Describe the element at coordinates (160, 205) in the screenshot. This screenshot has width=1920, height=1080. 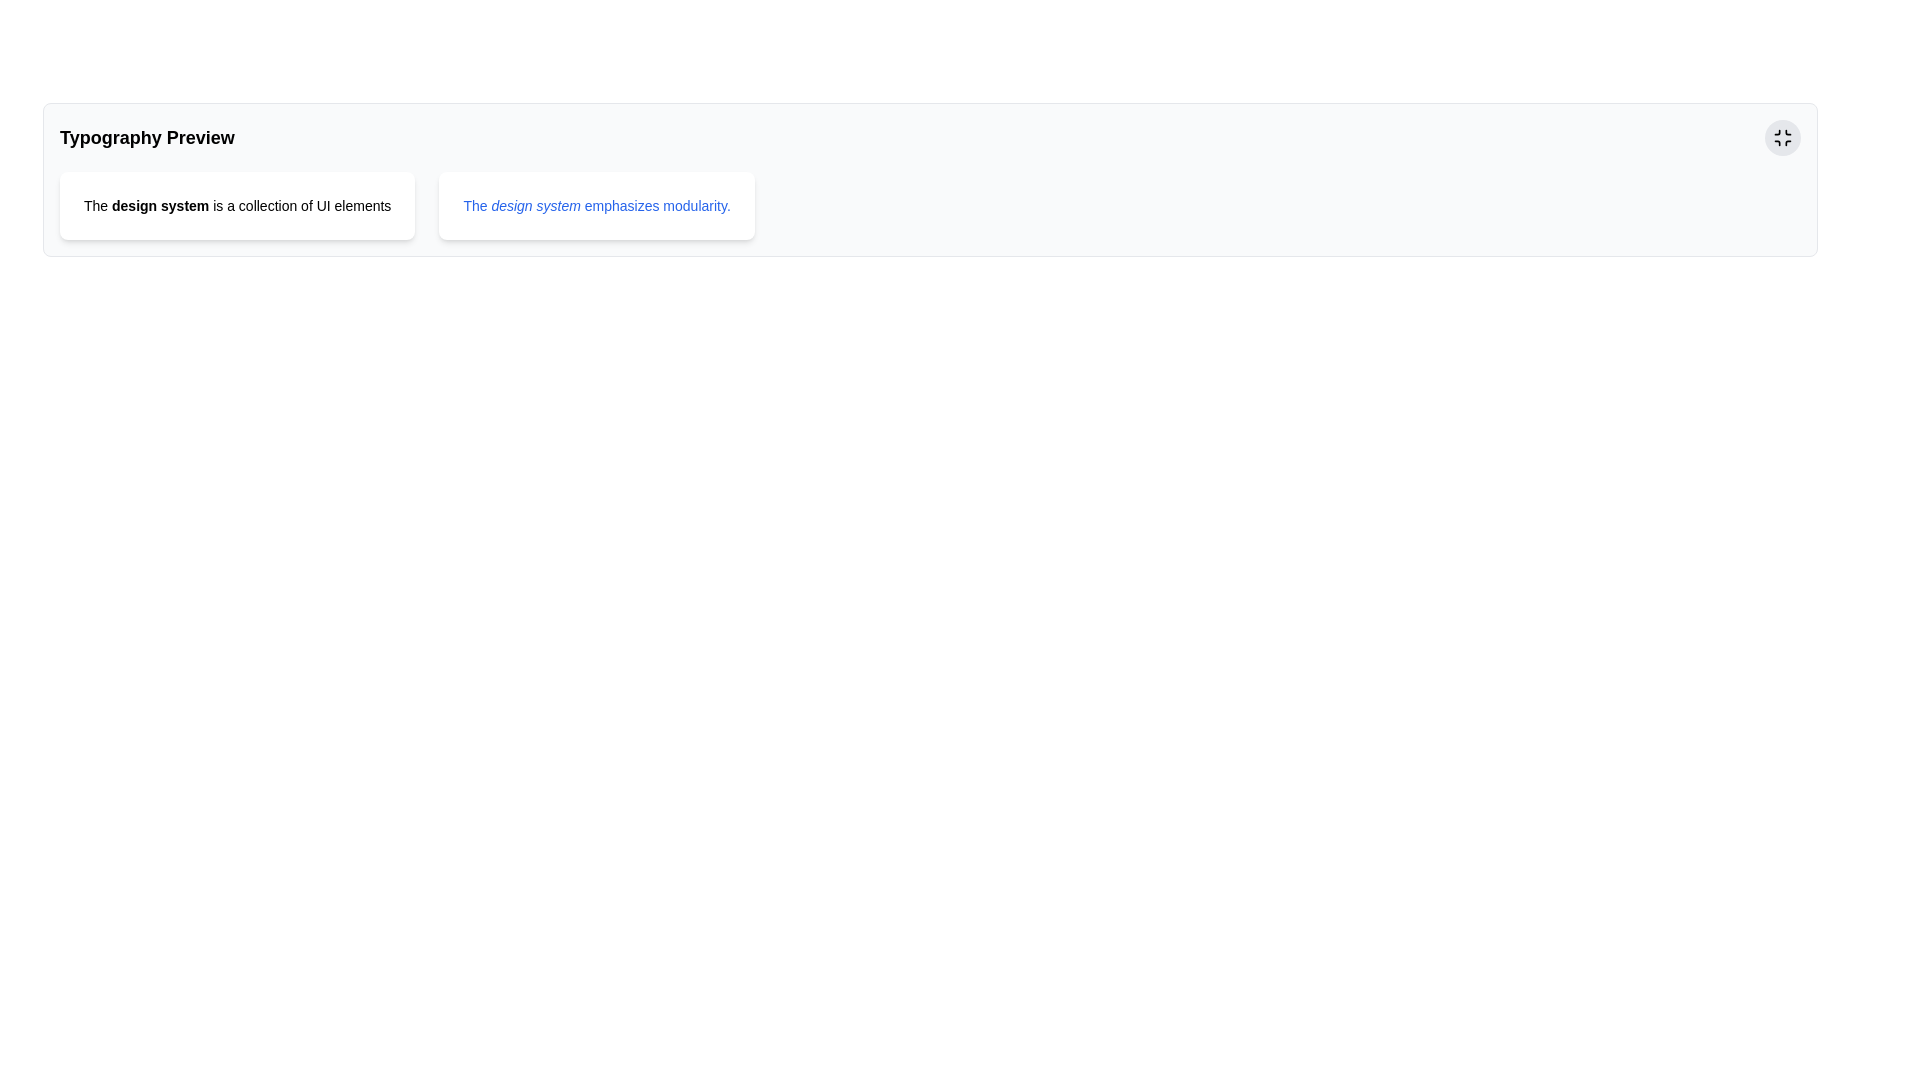
I see `the text element that says 'design system', which is styled in bold and is located in the left card beneath the 'Typography Preview' title` at that location.